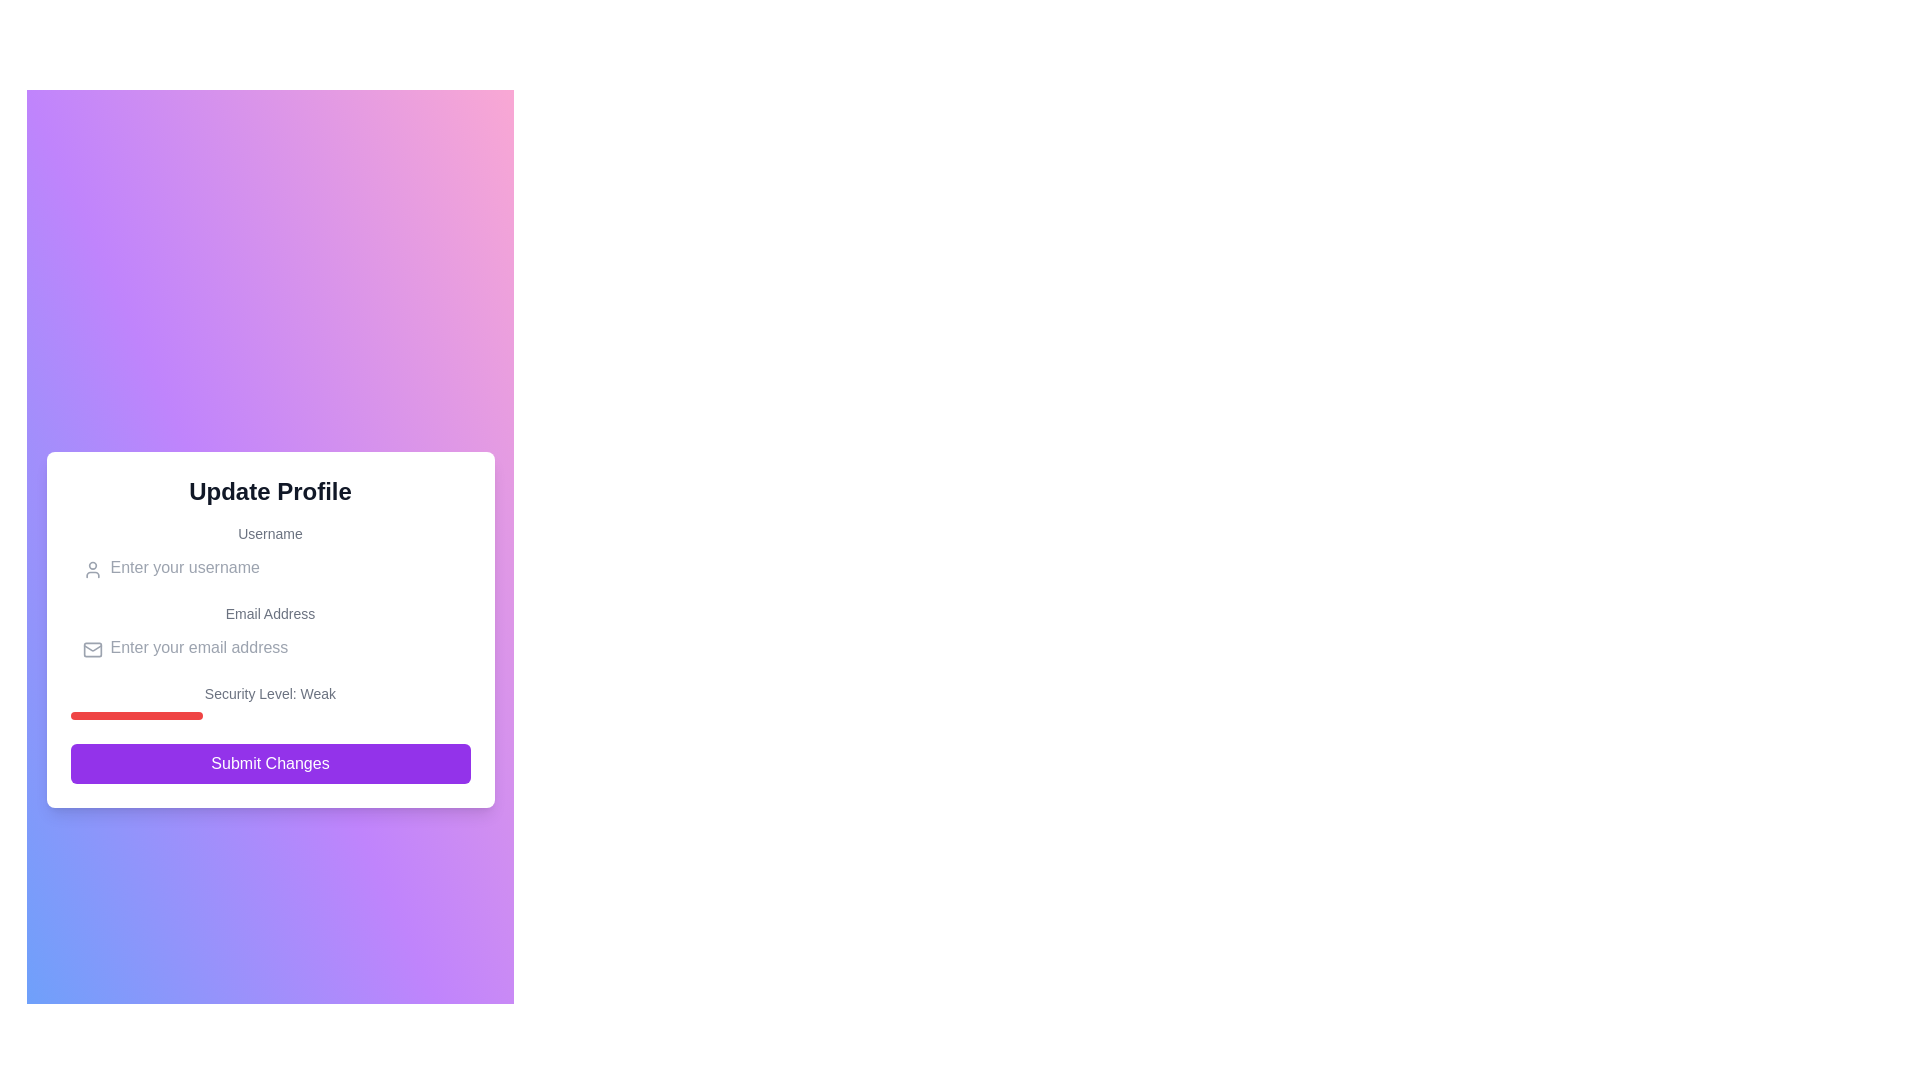 The image size is (1920, 1080). I want to click on the label that provides context for the email input field, located in the upper-central area of the form above the email input field, so click(269, 612).